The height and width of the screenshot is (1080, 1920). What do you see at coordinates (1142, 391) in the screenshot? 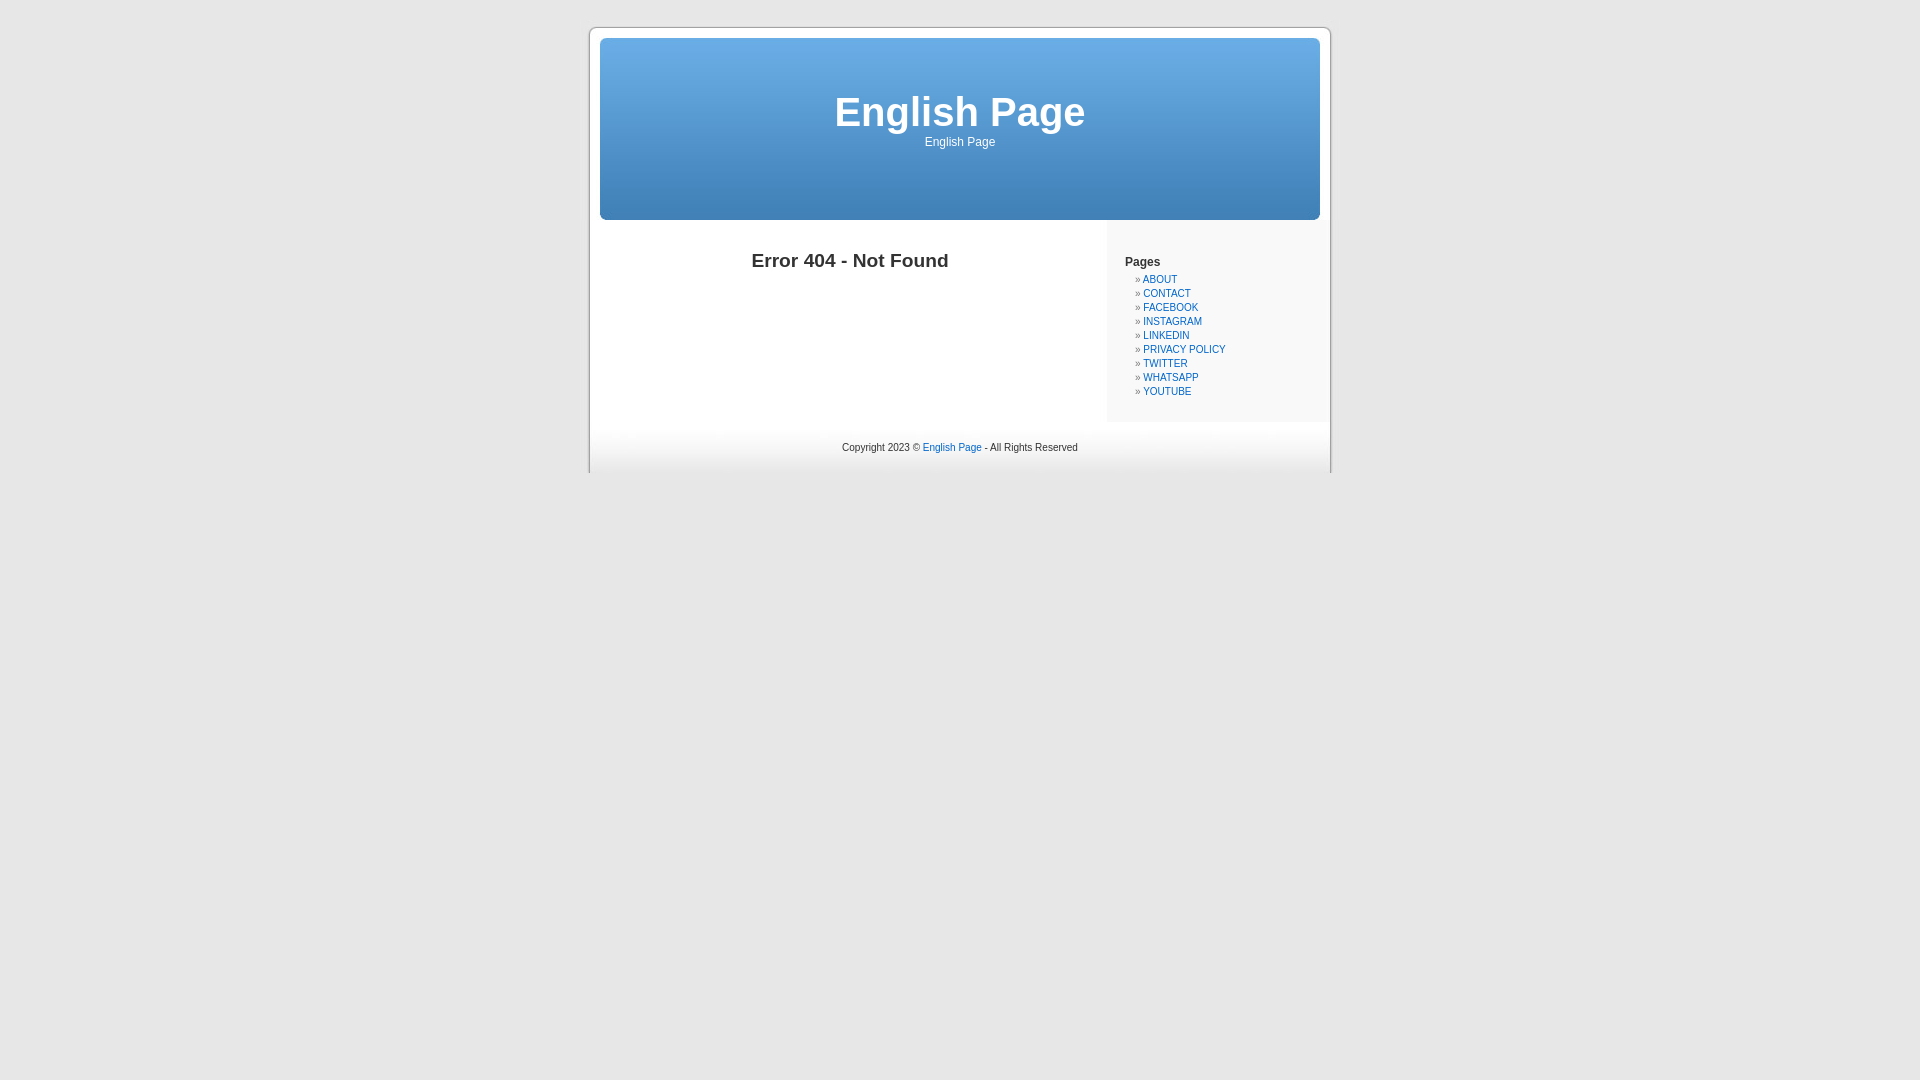
I see `'YOUTUBE'` at bounding box center [1142, 391].